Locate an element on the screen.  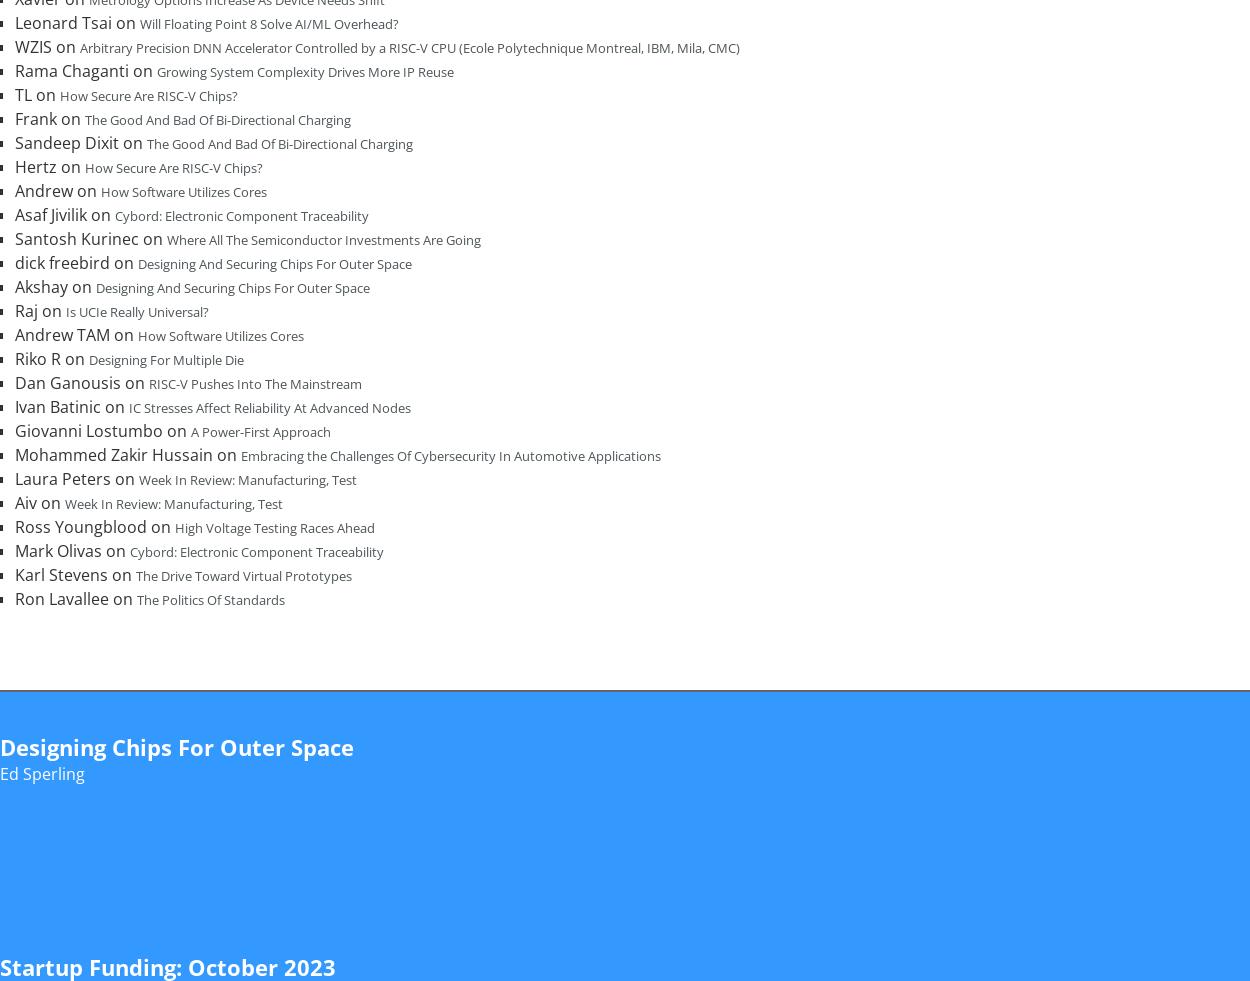
'Is UCIe Really Universal?' is located at coordinates (137, 310).